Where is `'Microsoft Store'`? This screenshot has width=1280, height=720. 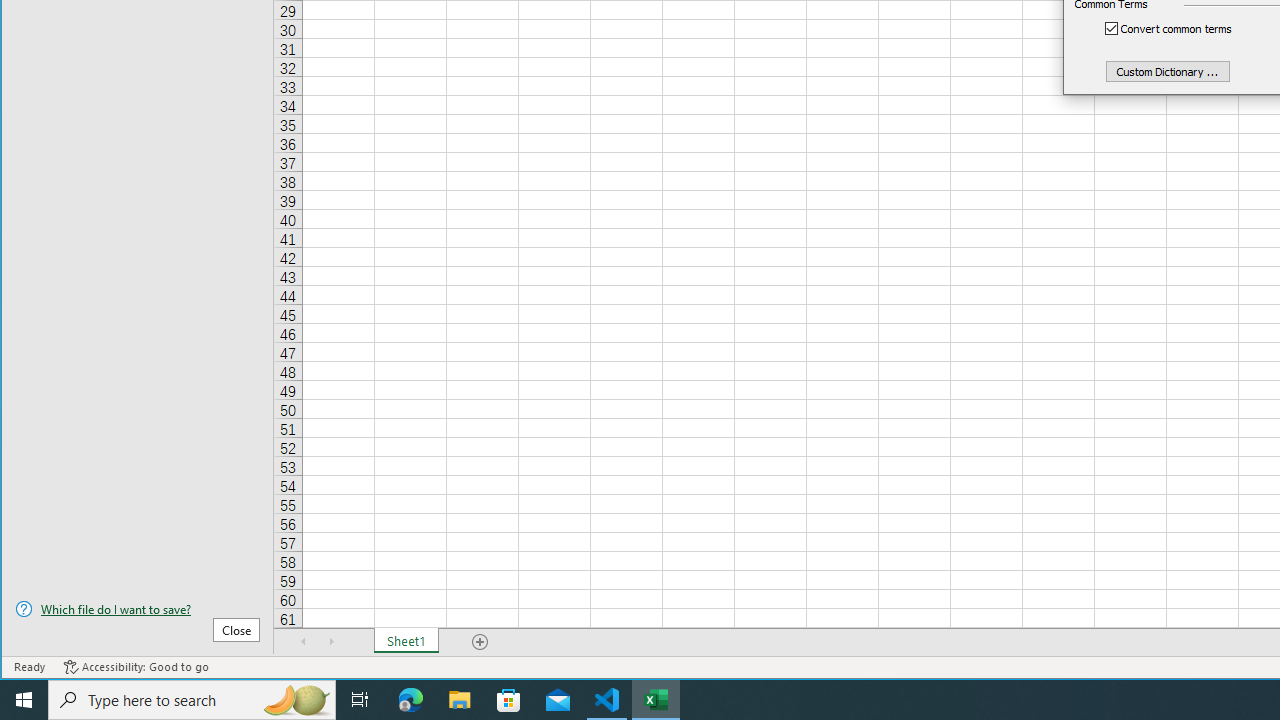
'Microsoft Store' is located at coordinates (509, 698).